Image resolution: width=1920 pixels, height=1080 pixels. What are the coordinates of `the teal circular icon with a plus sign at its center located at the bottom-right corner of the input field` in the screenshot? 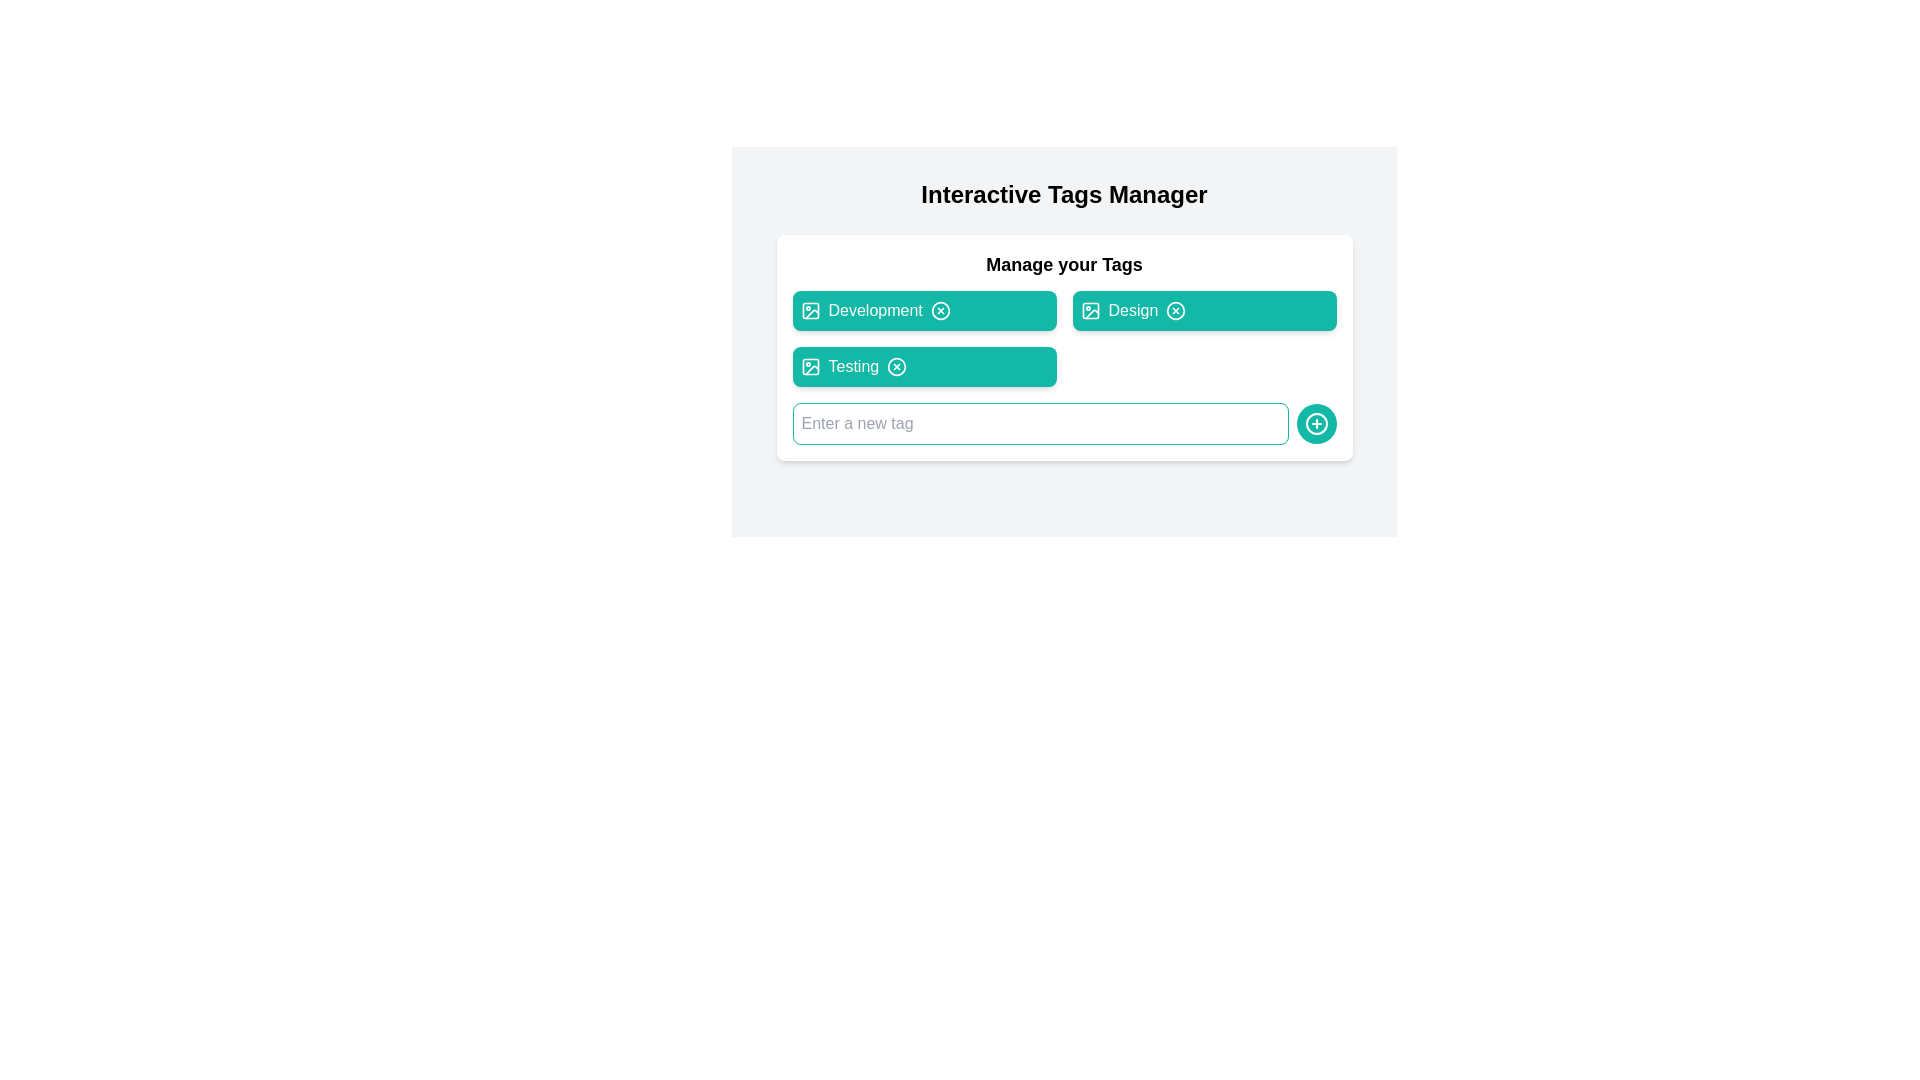 It's located at (1316, 423).